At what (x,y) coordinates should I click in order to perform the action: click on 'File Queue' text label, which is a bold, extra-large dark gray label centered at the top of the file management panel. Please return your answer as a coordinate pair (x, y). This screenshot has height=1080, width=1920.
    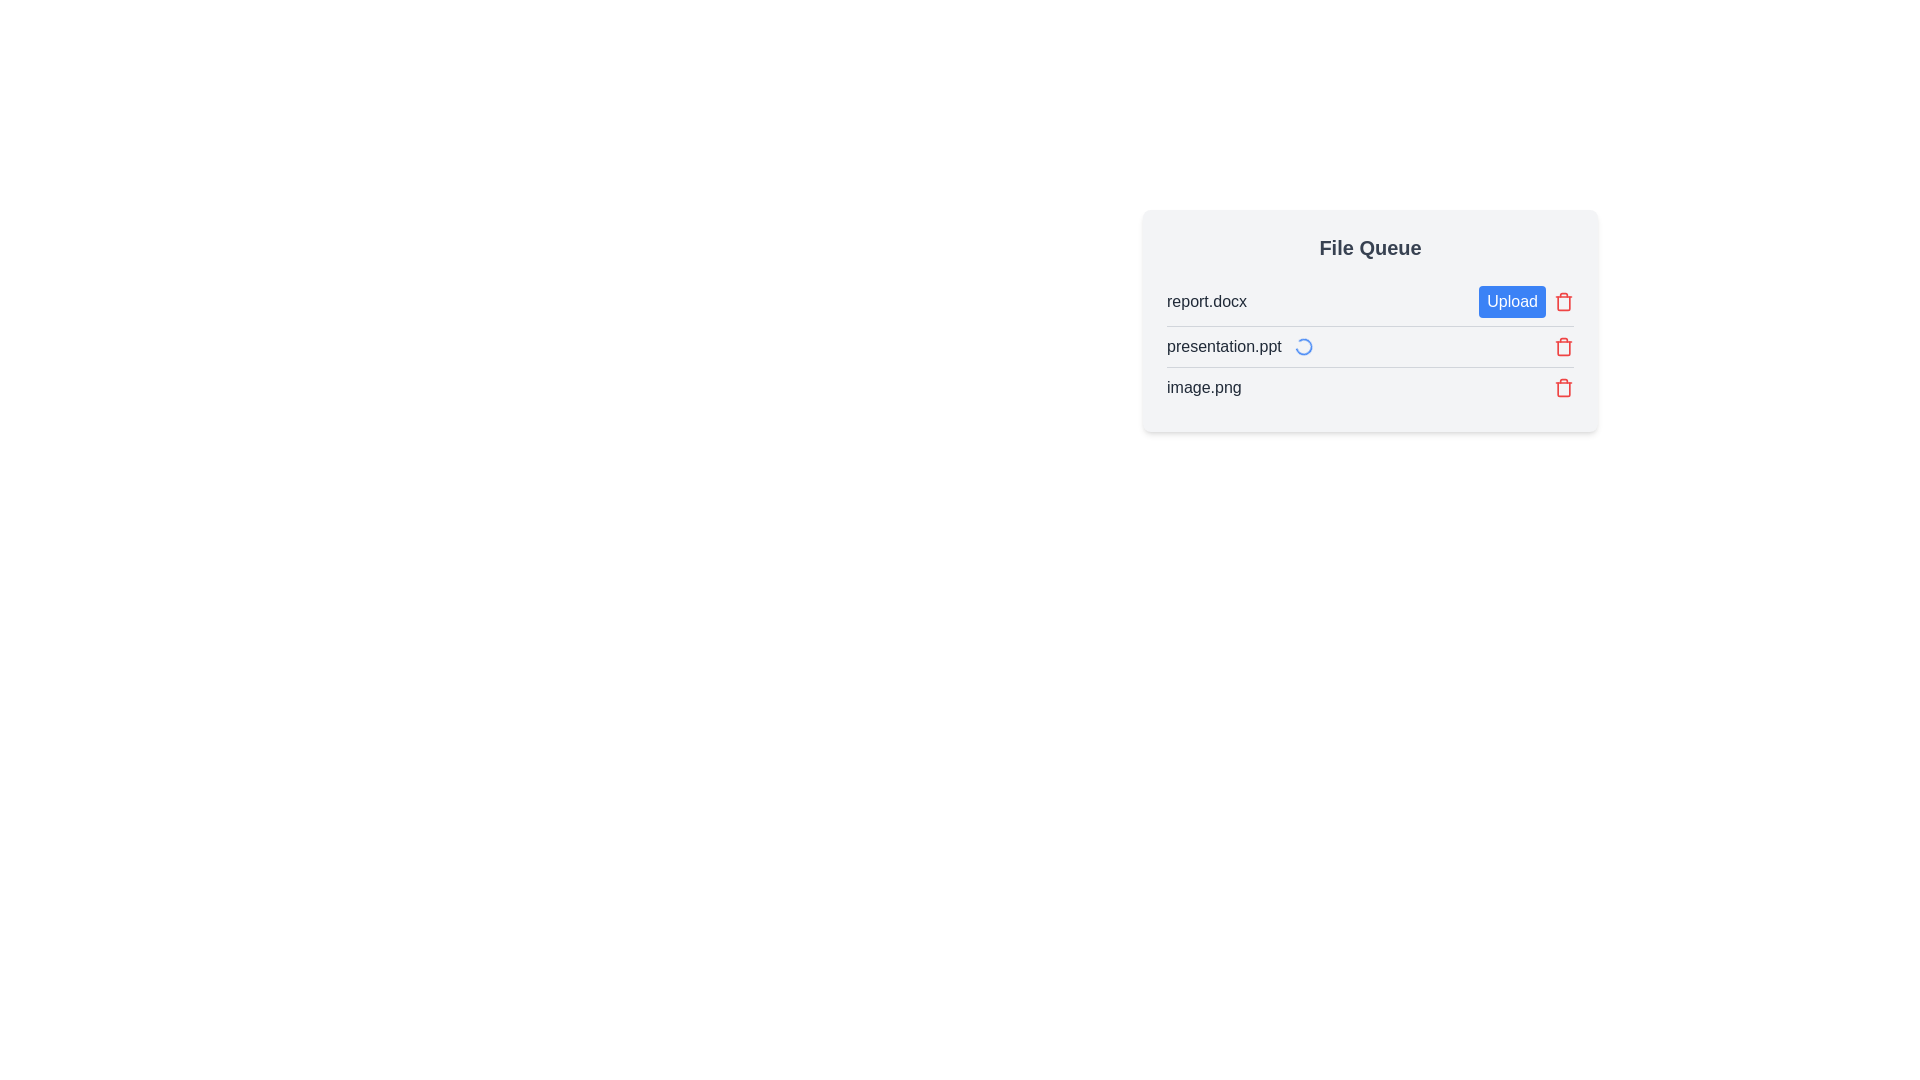
    Looking at the image, I should click on (1369, 246).